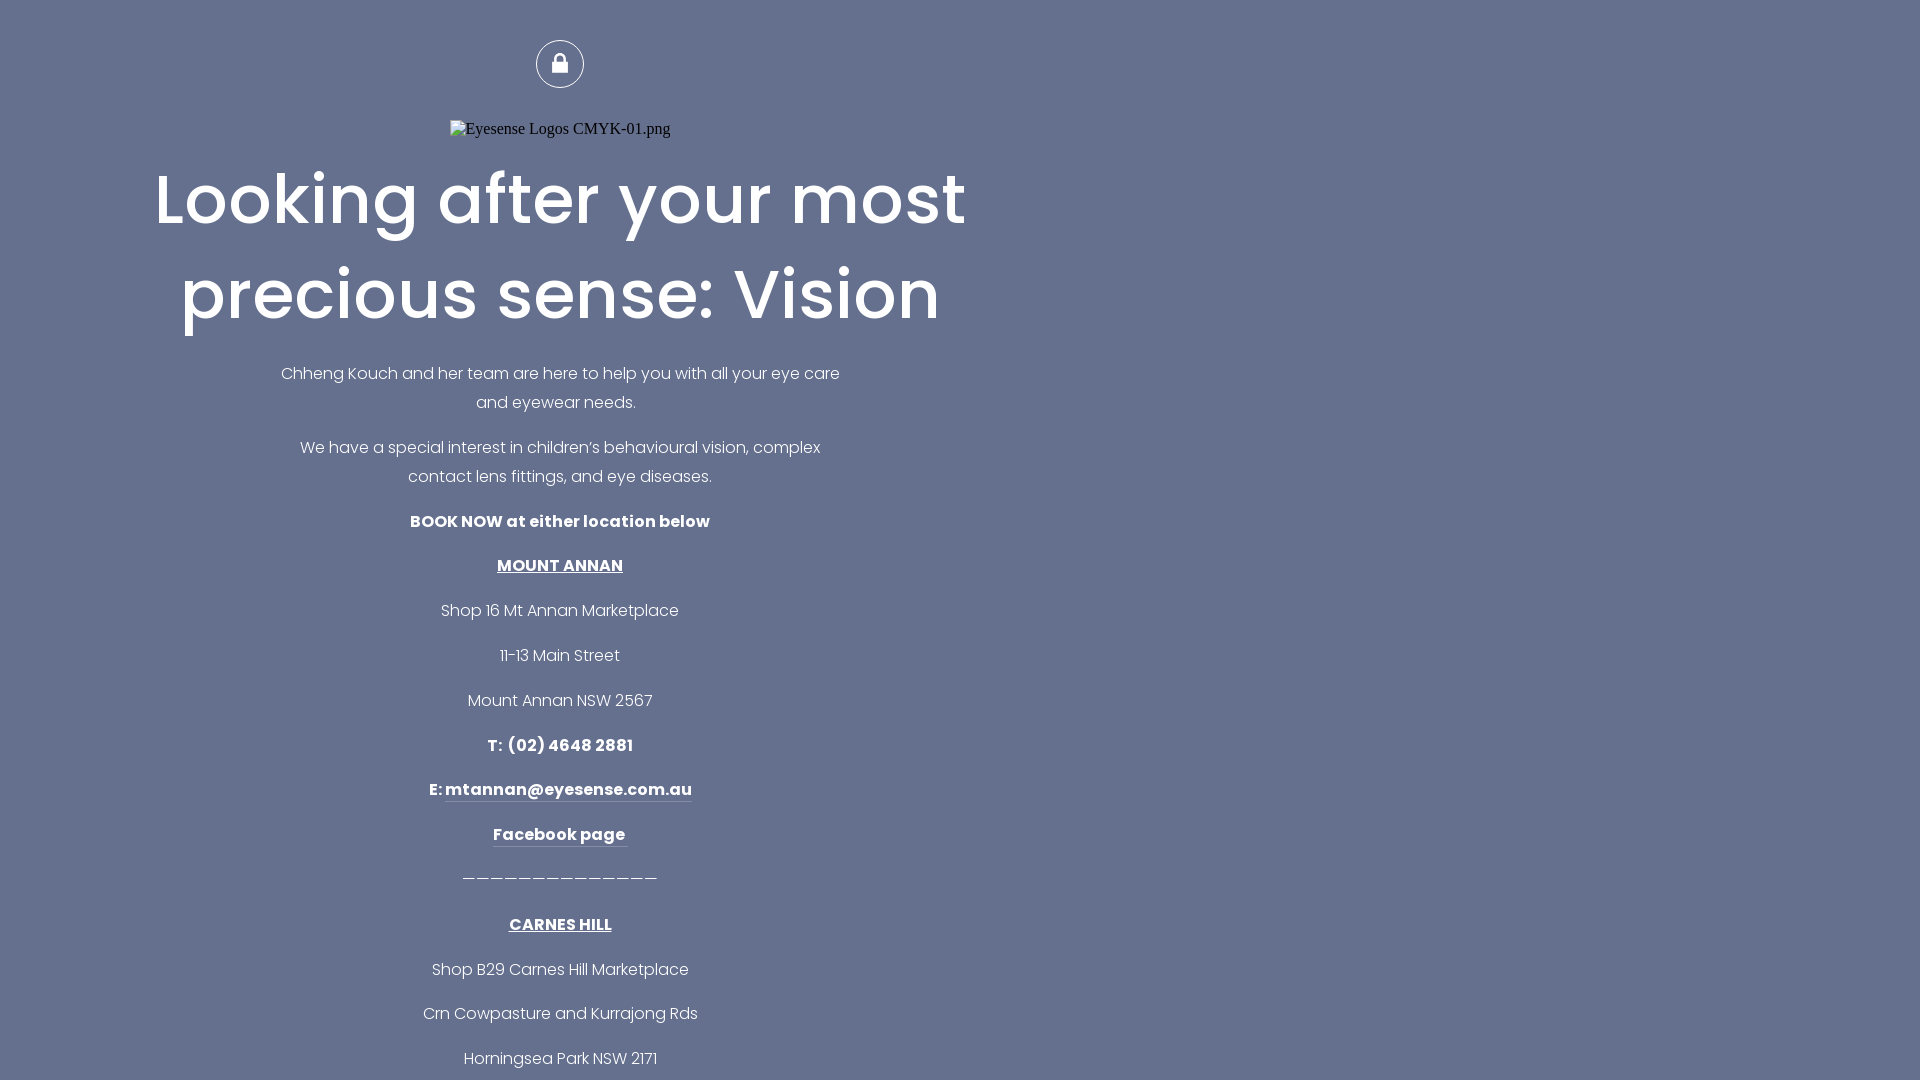 The image size is (1920, 1080). Describe the element at coordinates (491, 834) in the screenshot. I see `'Facebook page '` at that location.